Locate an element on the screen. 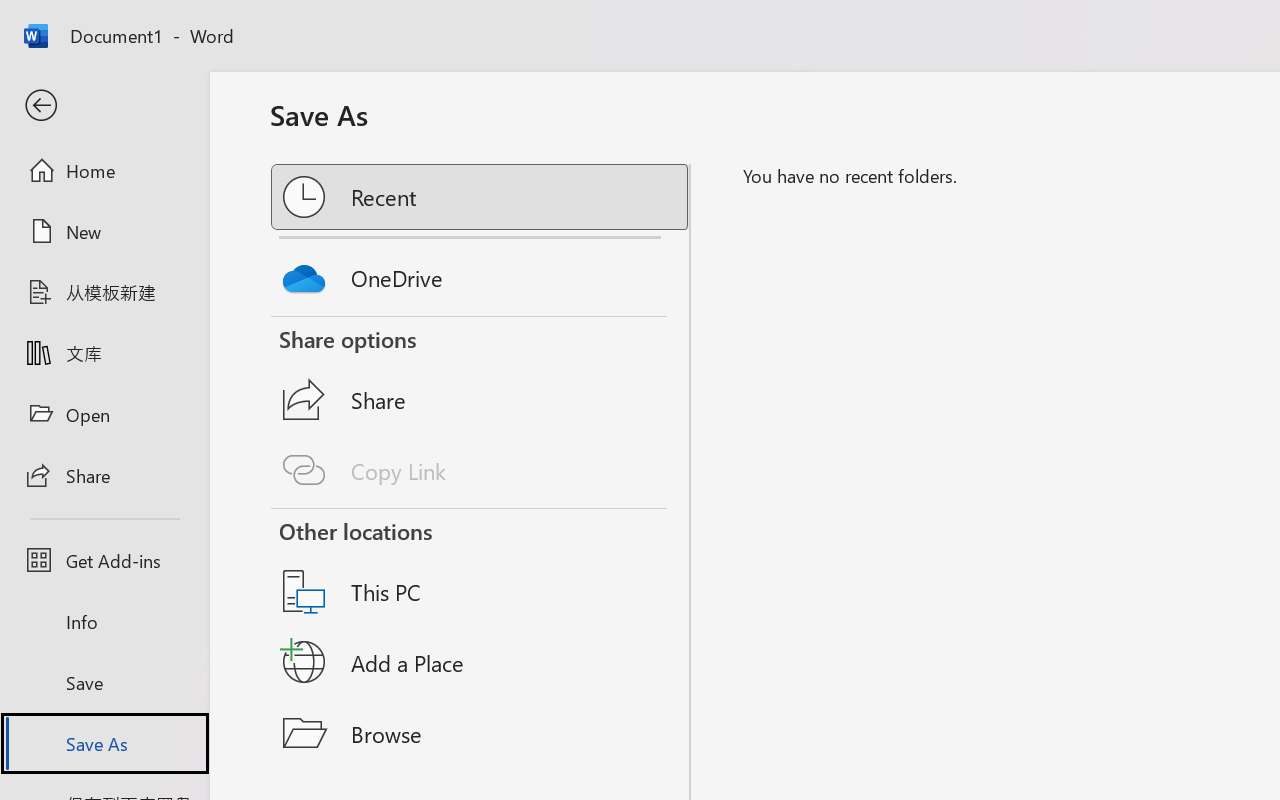 The width and height of the screenshot is (1280, 800). 'Get Add-ins' is located at coordinates (103, 560).